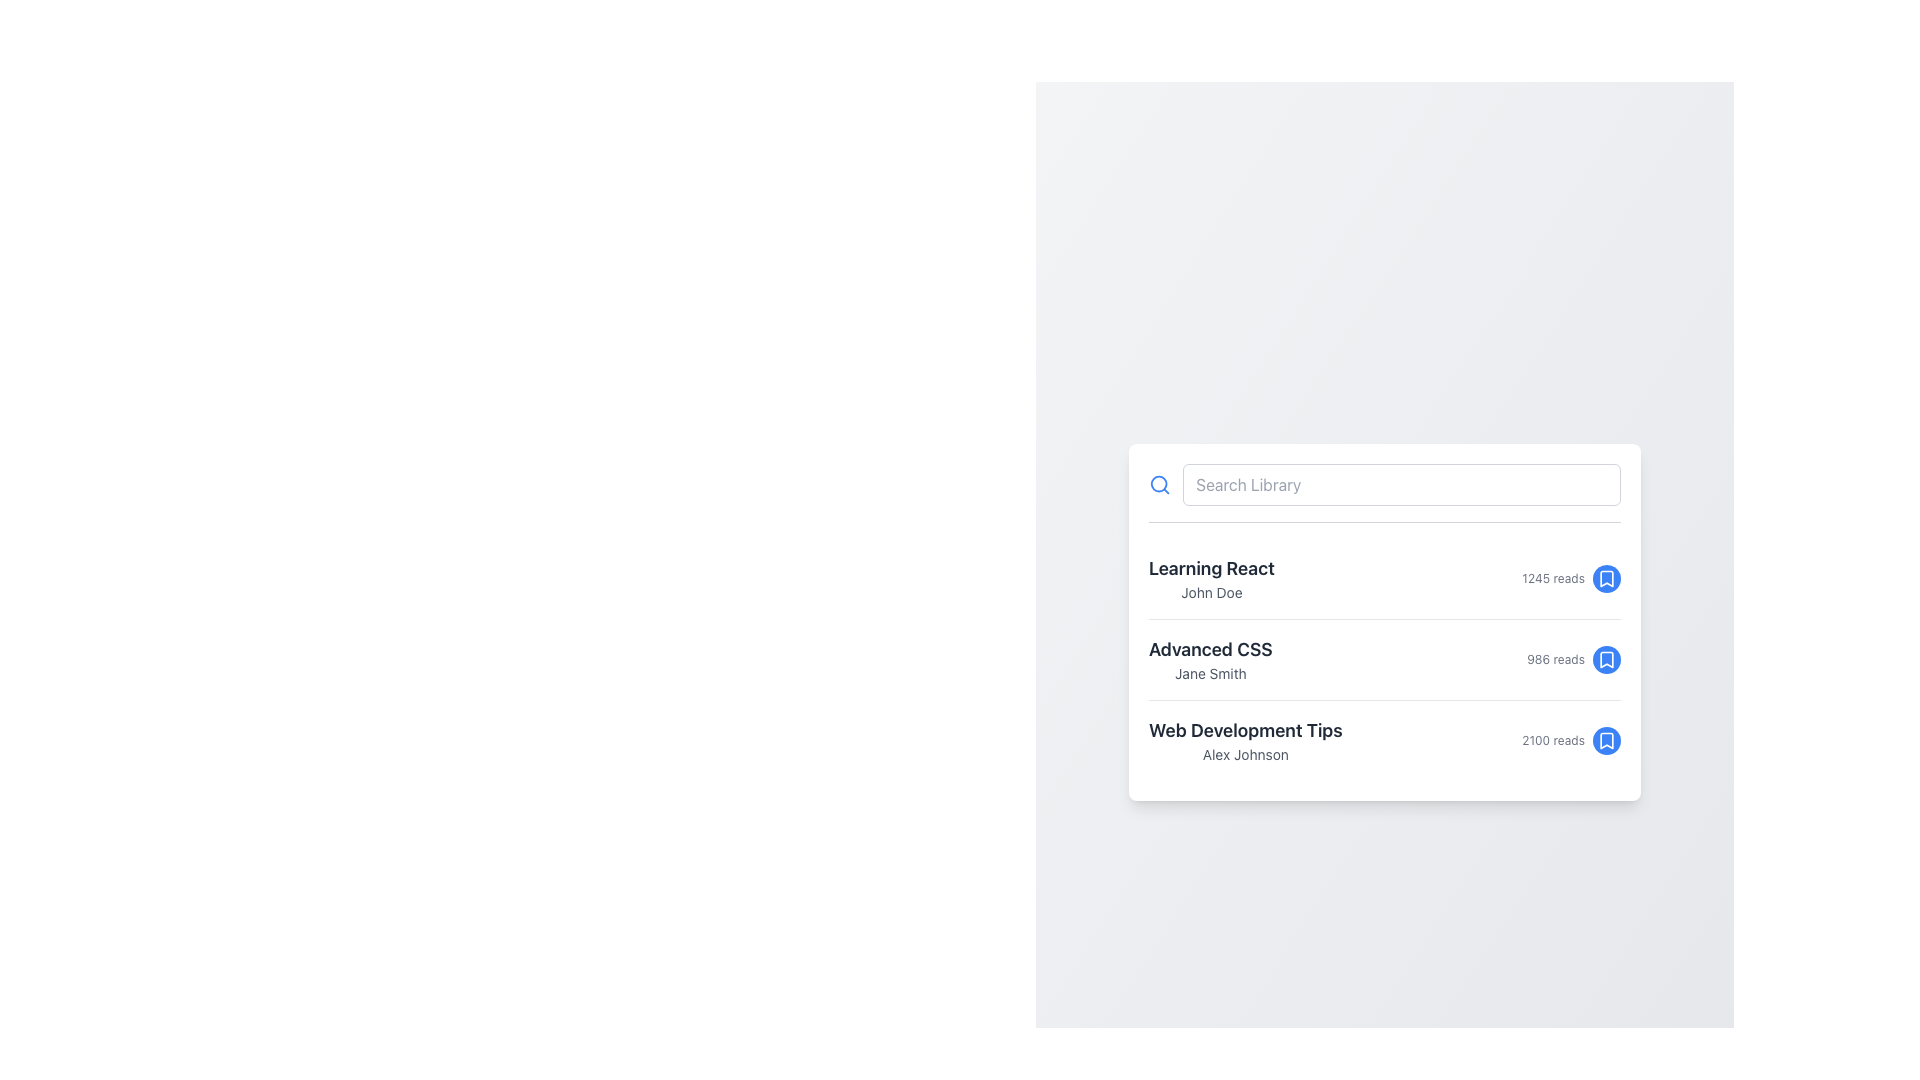 The image size is (1920, 1080). What do you see at coordinates (1210, 578) in the screenshot?
I see `the Textual Information Block containing the title 'Learning React' and the author's name '1245 reads', which is the first item in the list beneath the search bar` at bounding box center [1210, 578].